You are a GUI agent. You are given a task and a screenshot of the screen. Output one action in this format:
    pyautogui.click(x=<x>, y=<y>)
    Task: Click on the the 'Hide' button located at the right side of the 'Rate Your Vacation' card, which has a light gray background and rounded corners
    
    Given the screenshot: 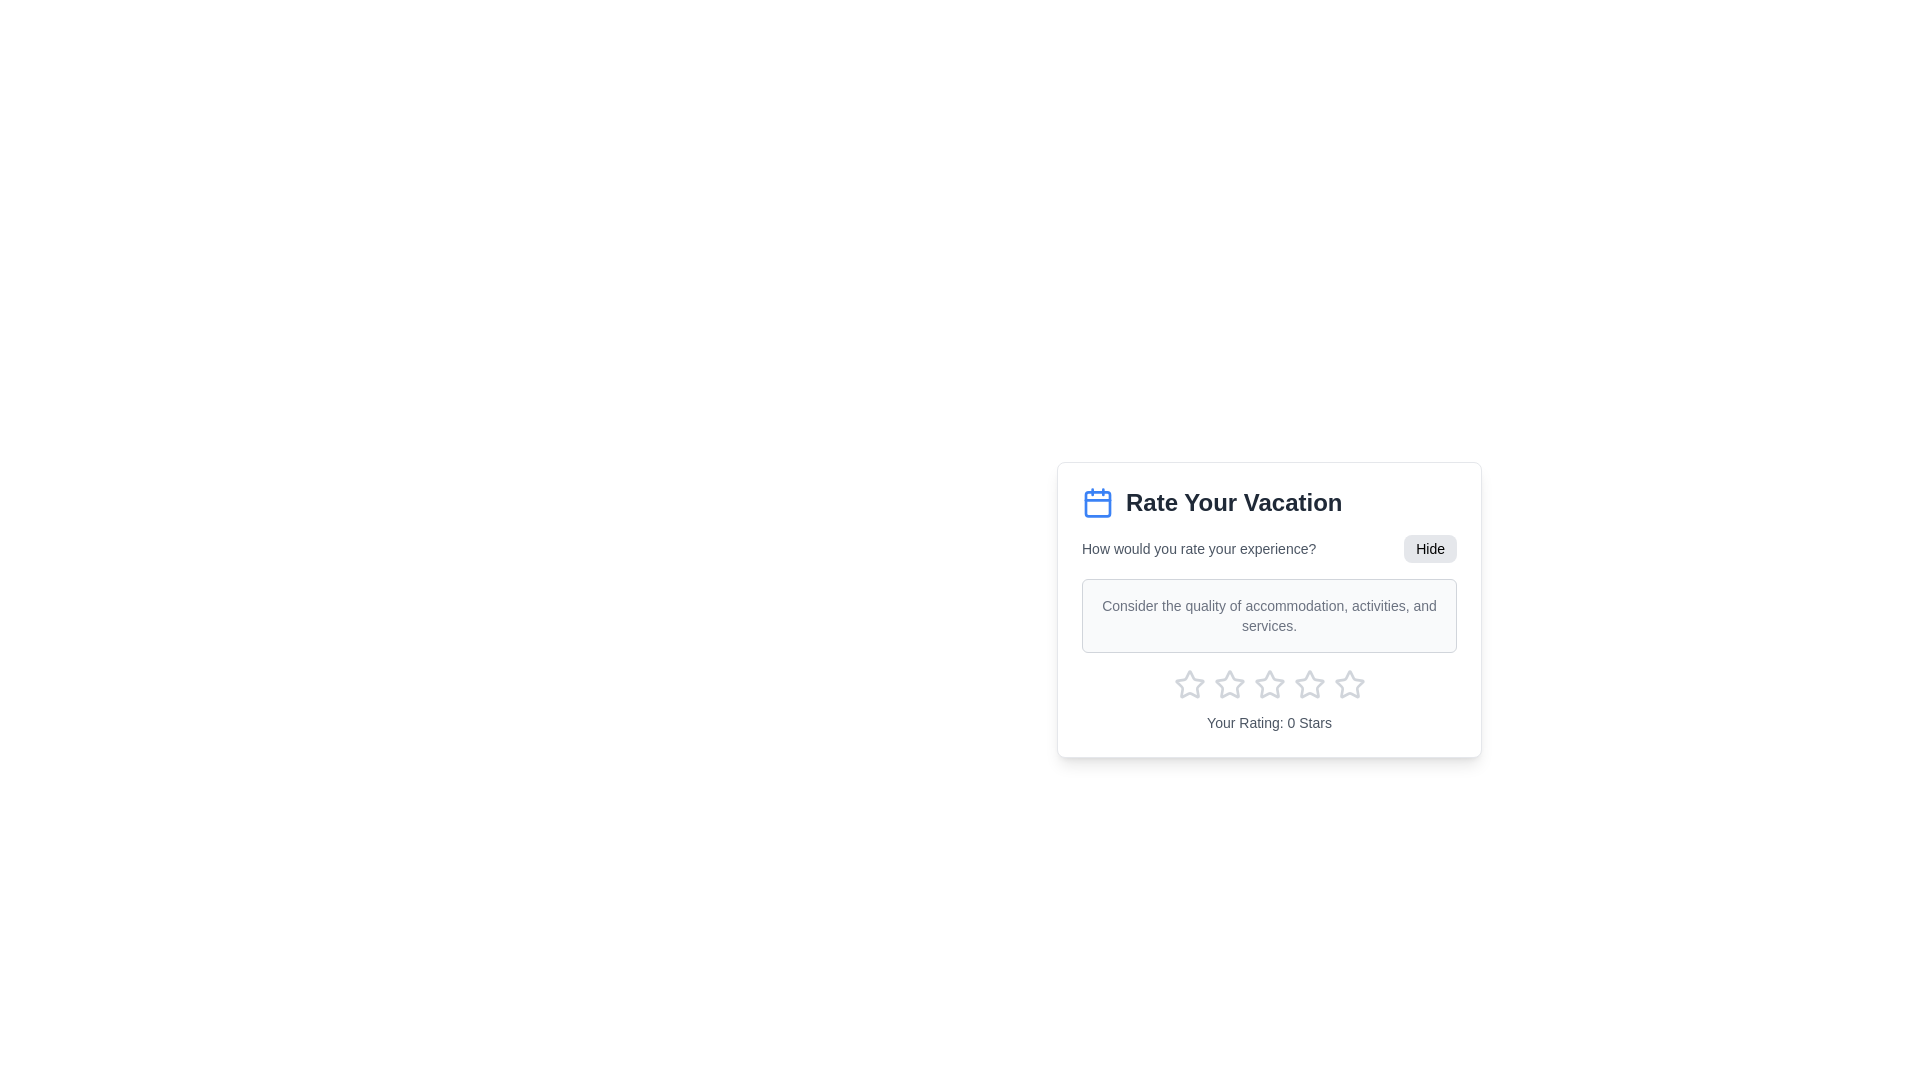 What is the action you would take?
    pyautogui.click(x=1429, y=548)
    